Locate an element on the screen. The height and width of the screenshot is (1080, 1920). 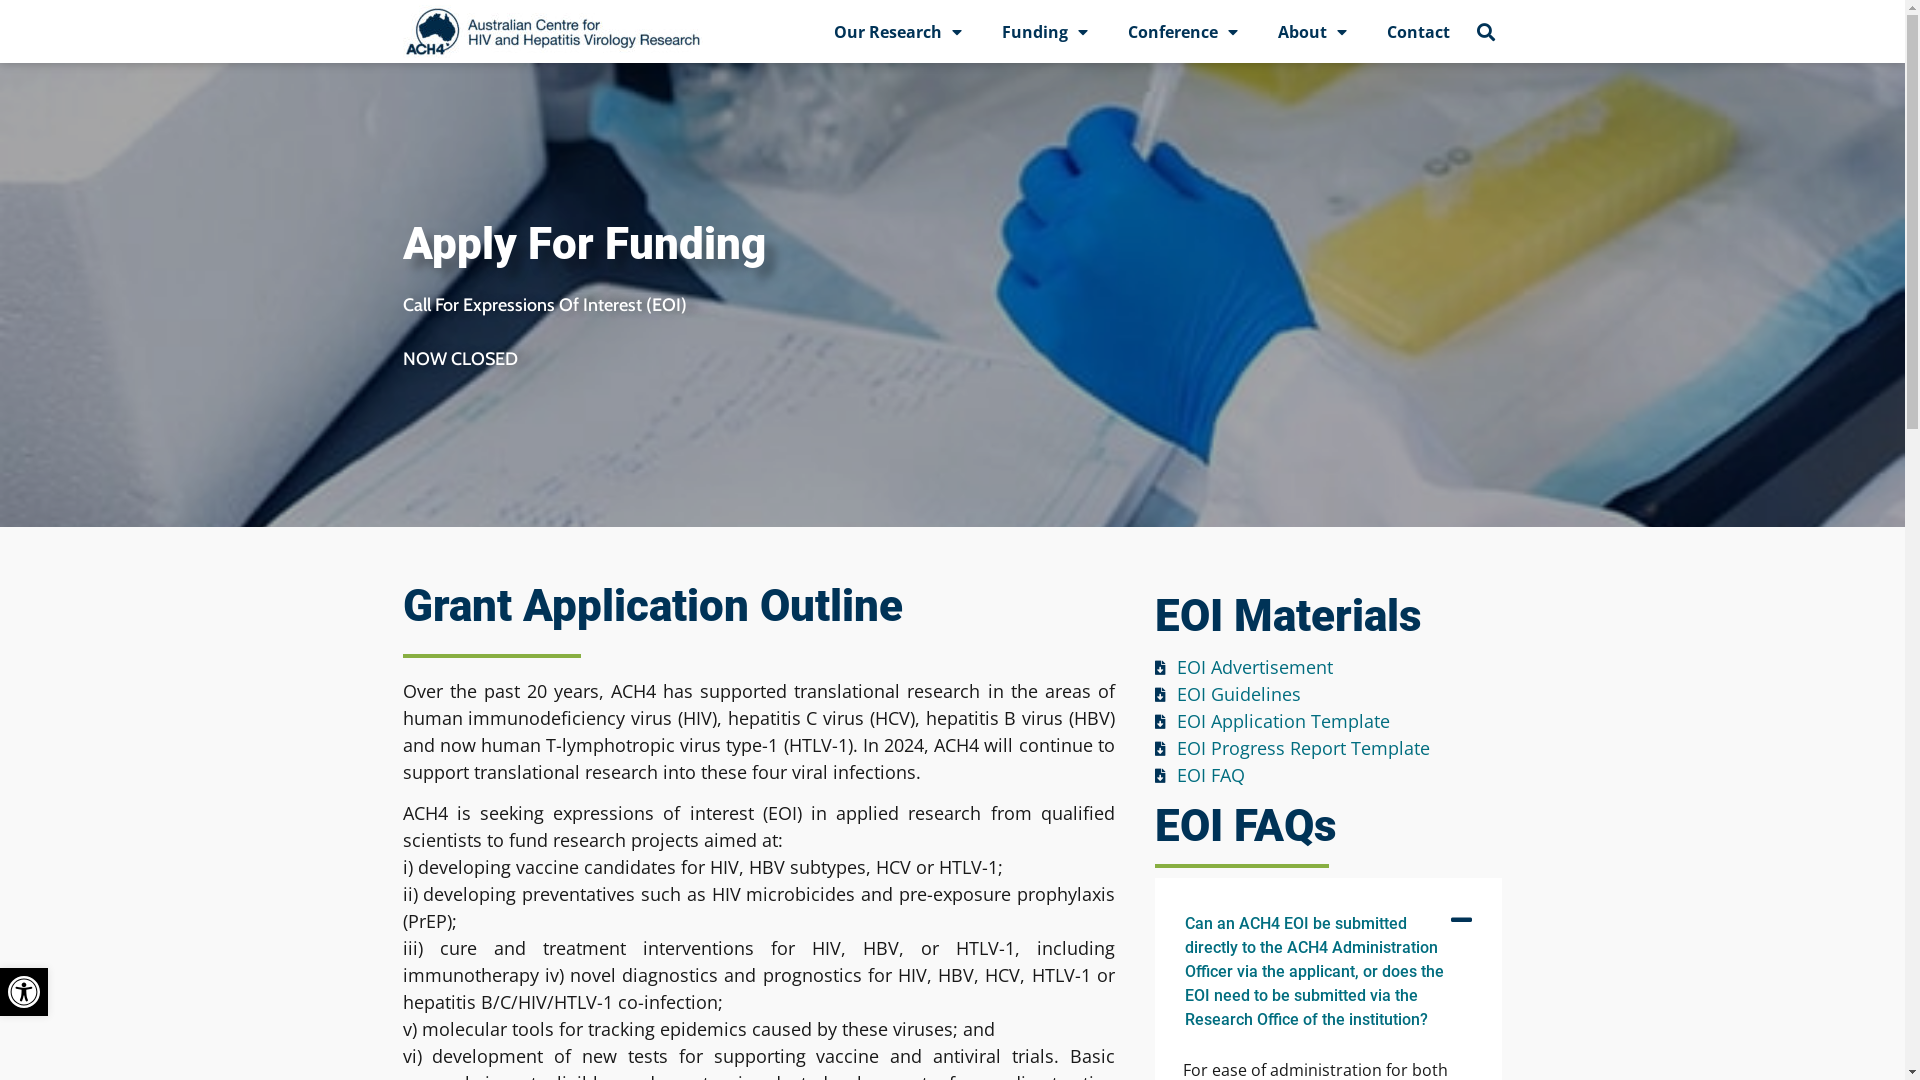
'About' is located at coordinates (1312, 31).